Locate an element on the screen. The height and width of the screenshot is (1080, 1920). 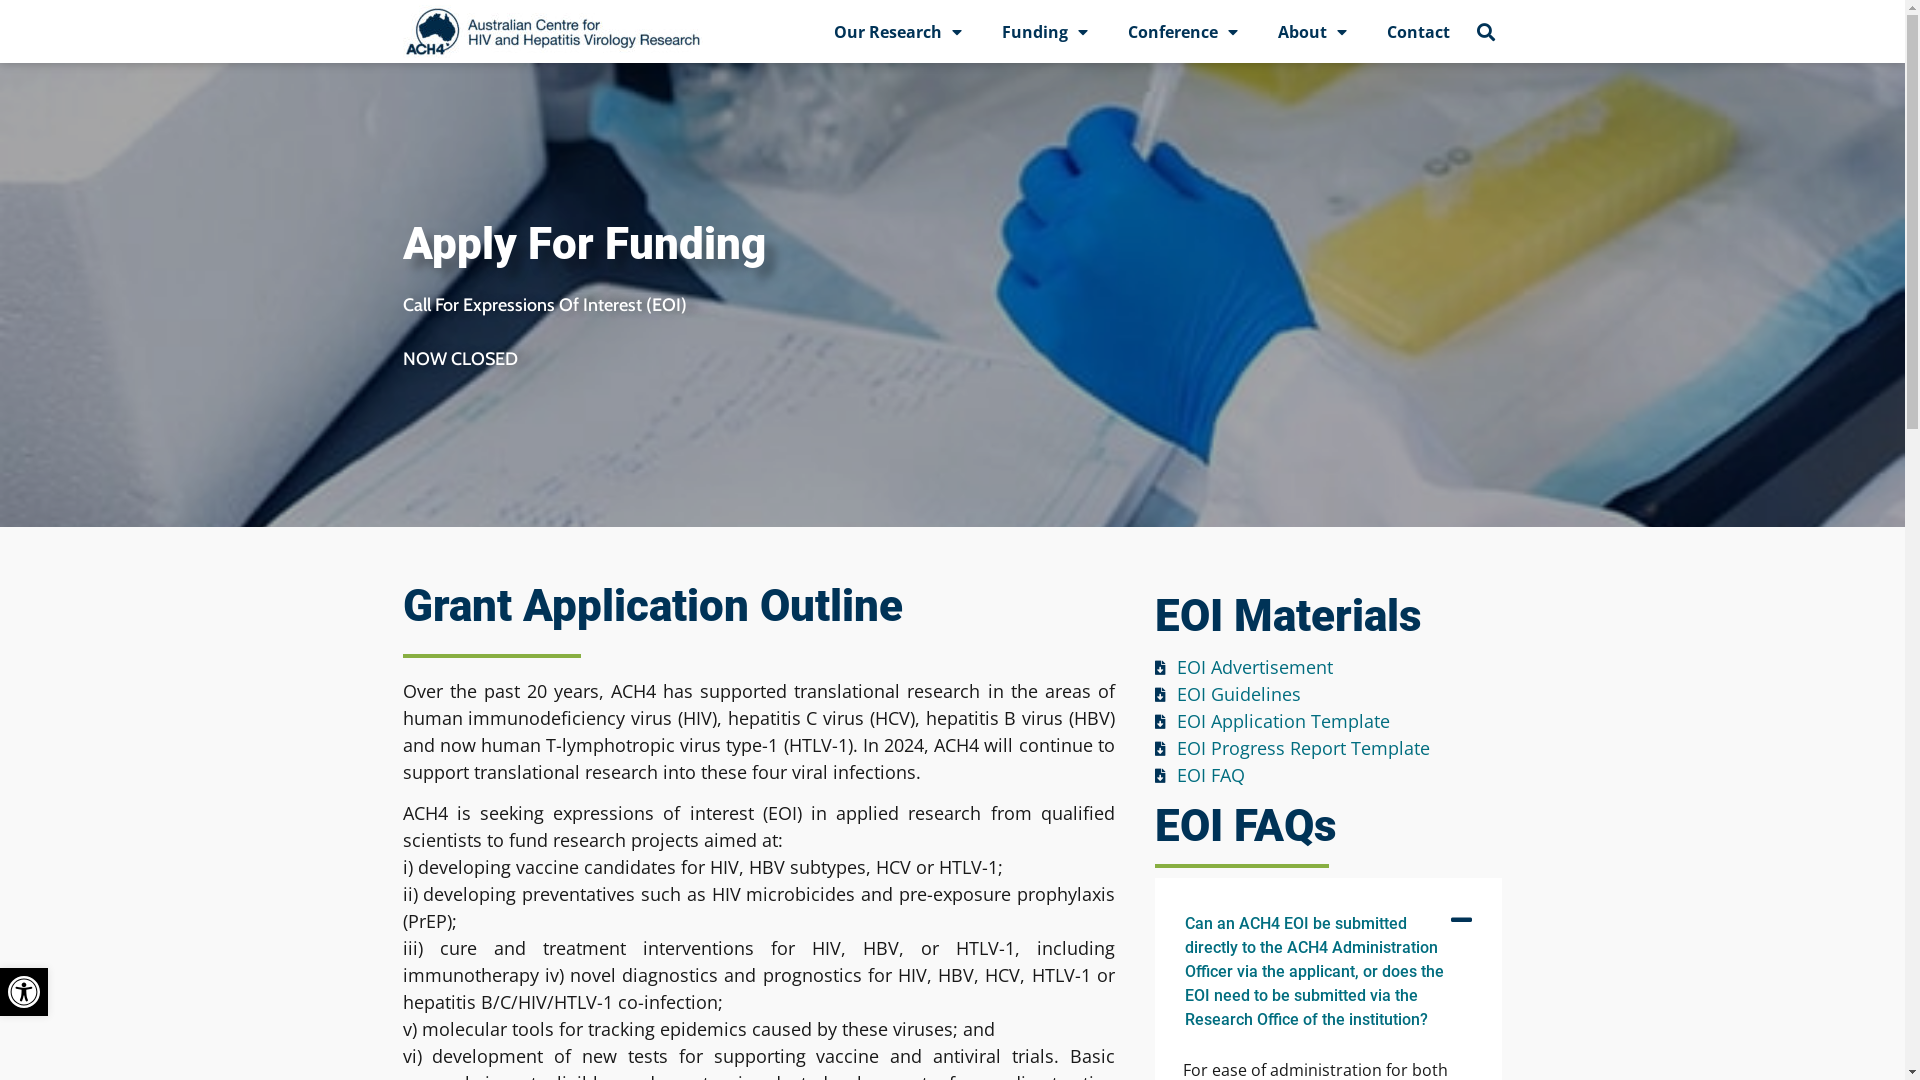
'About' is located at coordinates (1312, 31).